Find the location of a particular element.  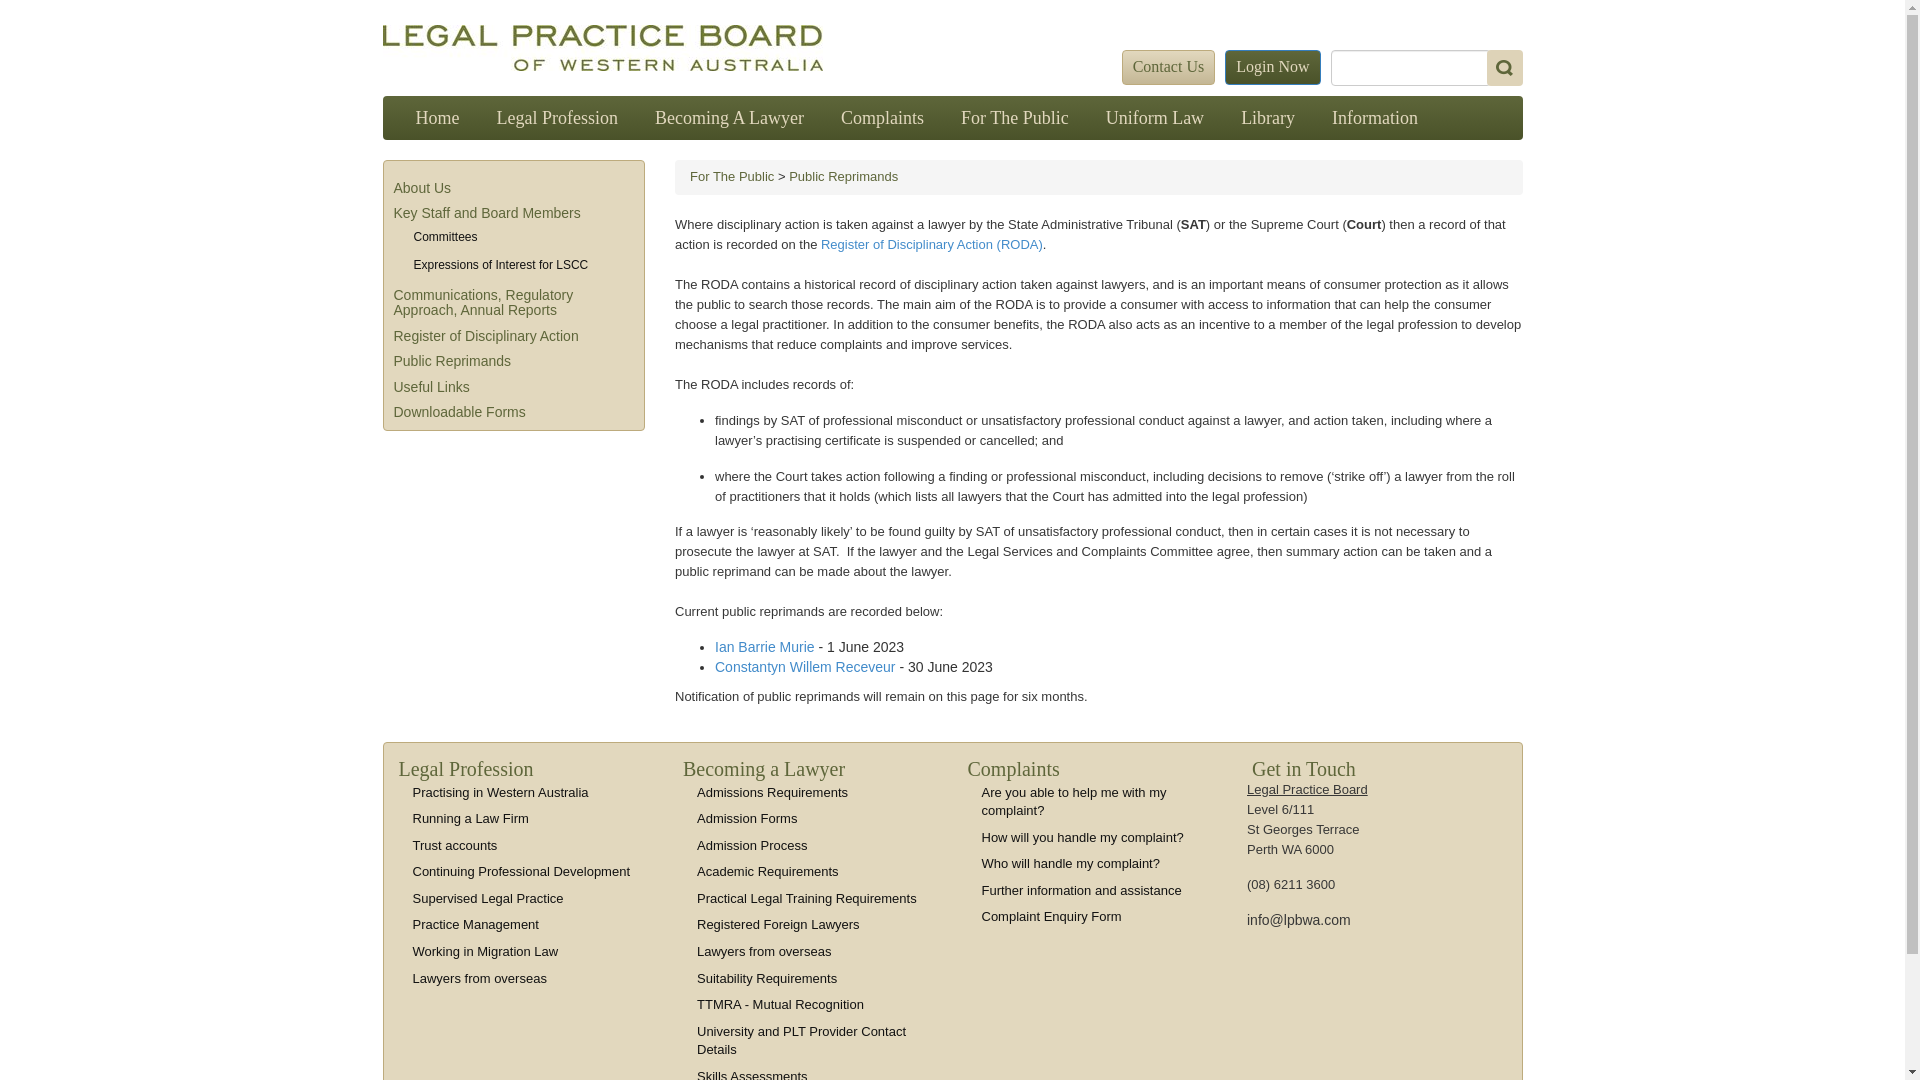

'Are you able to help me with my complaint?' is located at coordinates (1073, 801).